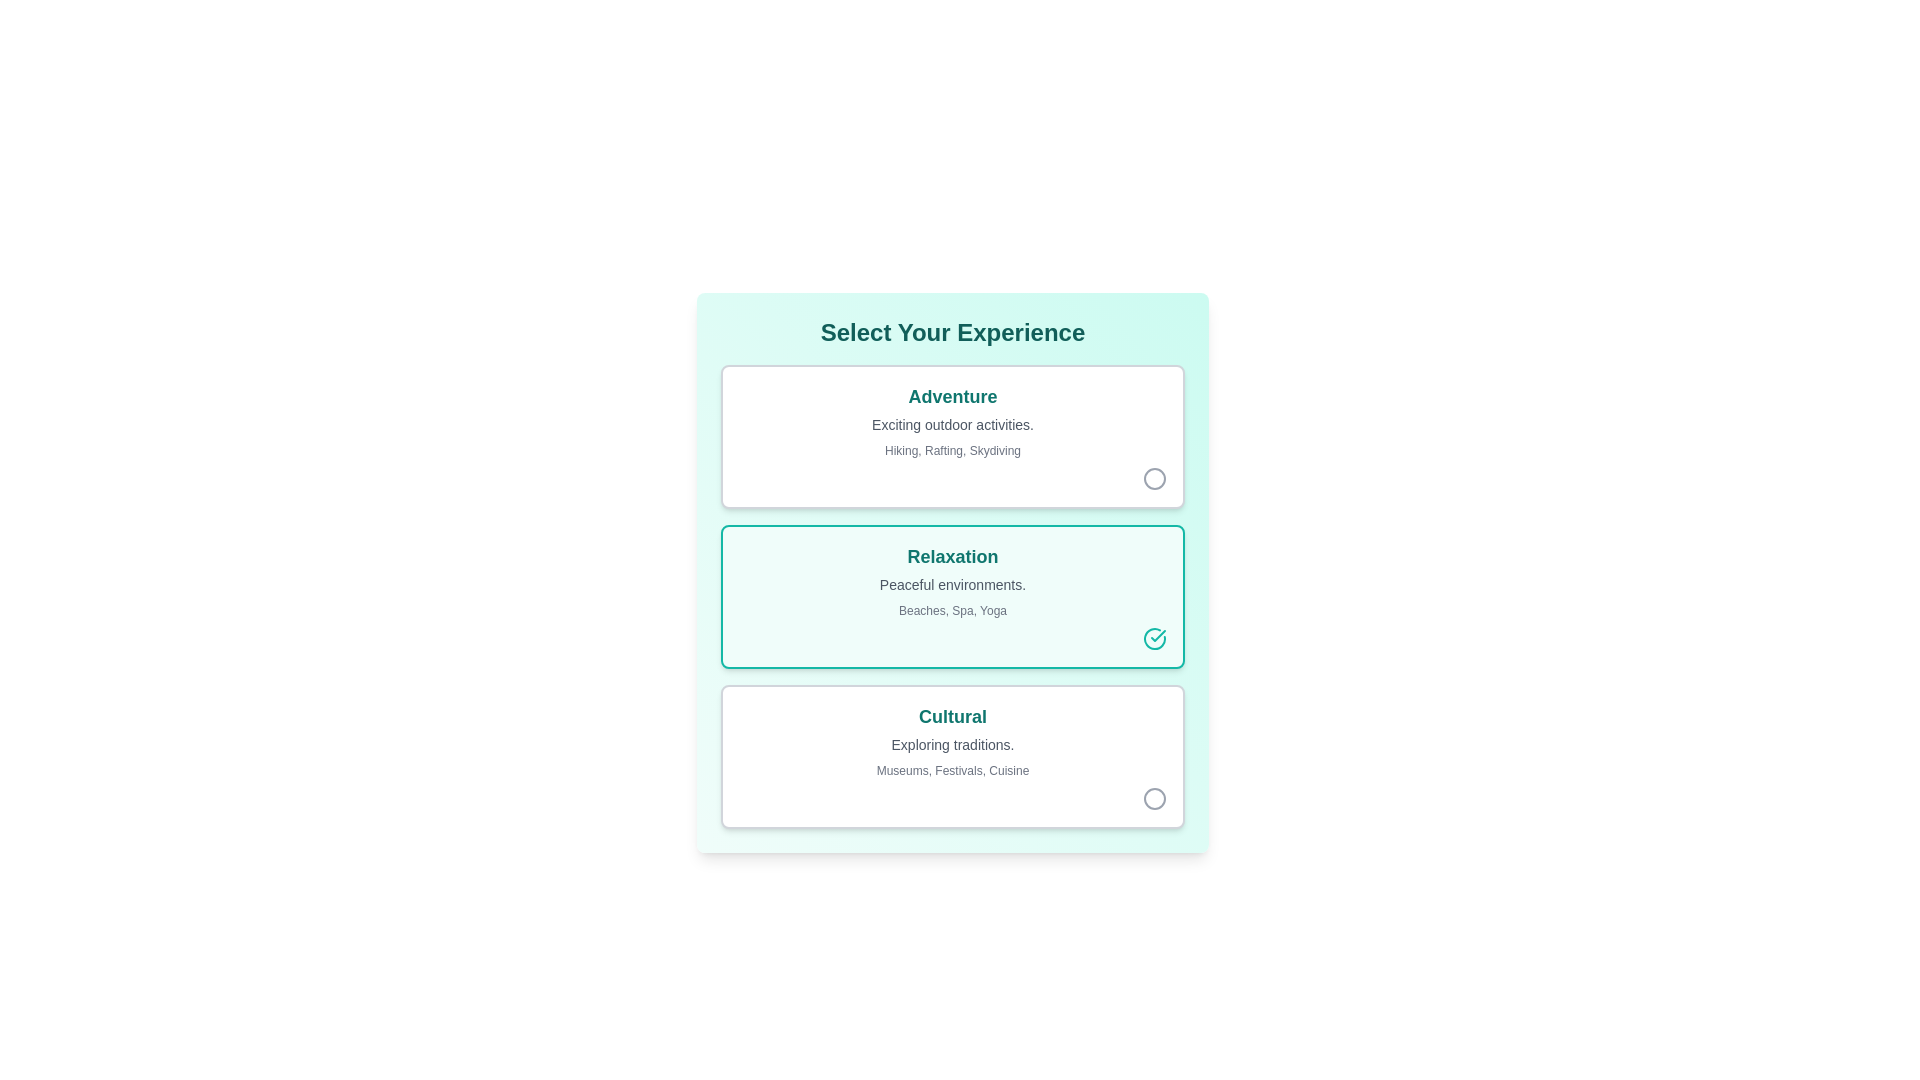 Image resolution: width=1920 pixels, height=1080 pixels. Describe the element at coordinates (952, 770) in the screenshot. I see `the text segment displaying 'Museums, Festivals, Cuisine' within the 'Cultural' card, which is the third text block following 'Exploring traditions'` at that location.